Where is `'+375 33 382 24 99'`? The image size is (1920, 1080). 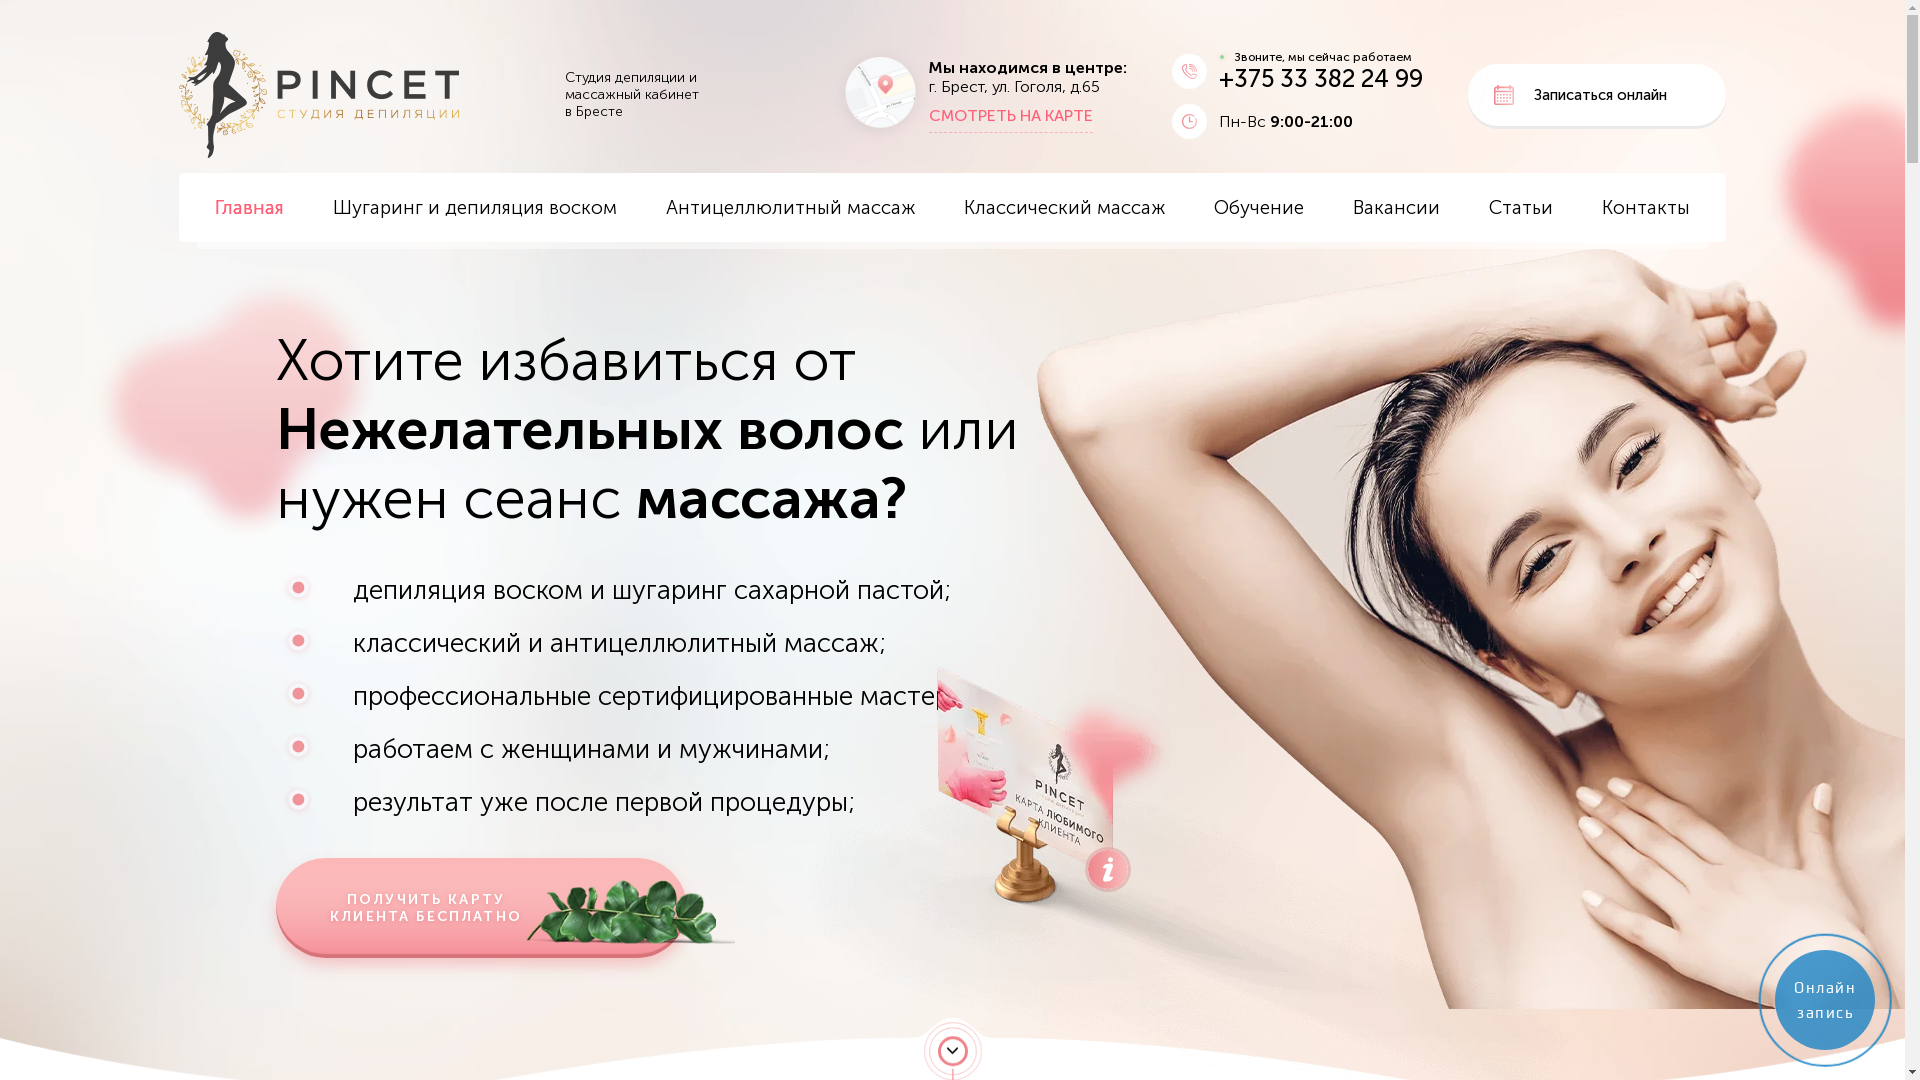 '+375 33 382 24 99' is located at coordinates (1320, 77).